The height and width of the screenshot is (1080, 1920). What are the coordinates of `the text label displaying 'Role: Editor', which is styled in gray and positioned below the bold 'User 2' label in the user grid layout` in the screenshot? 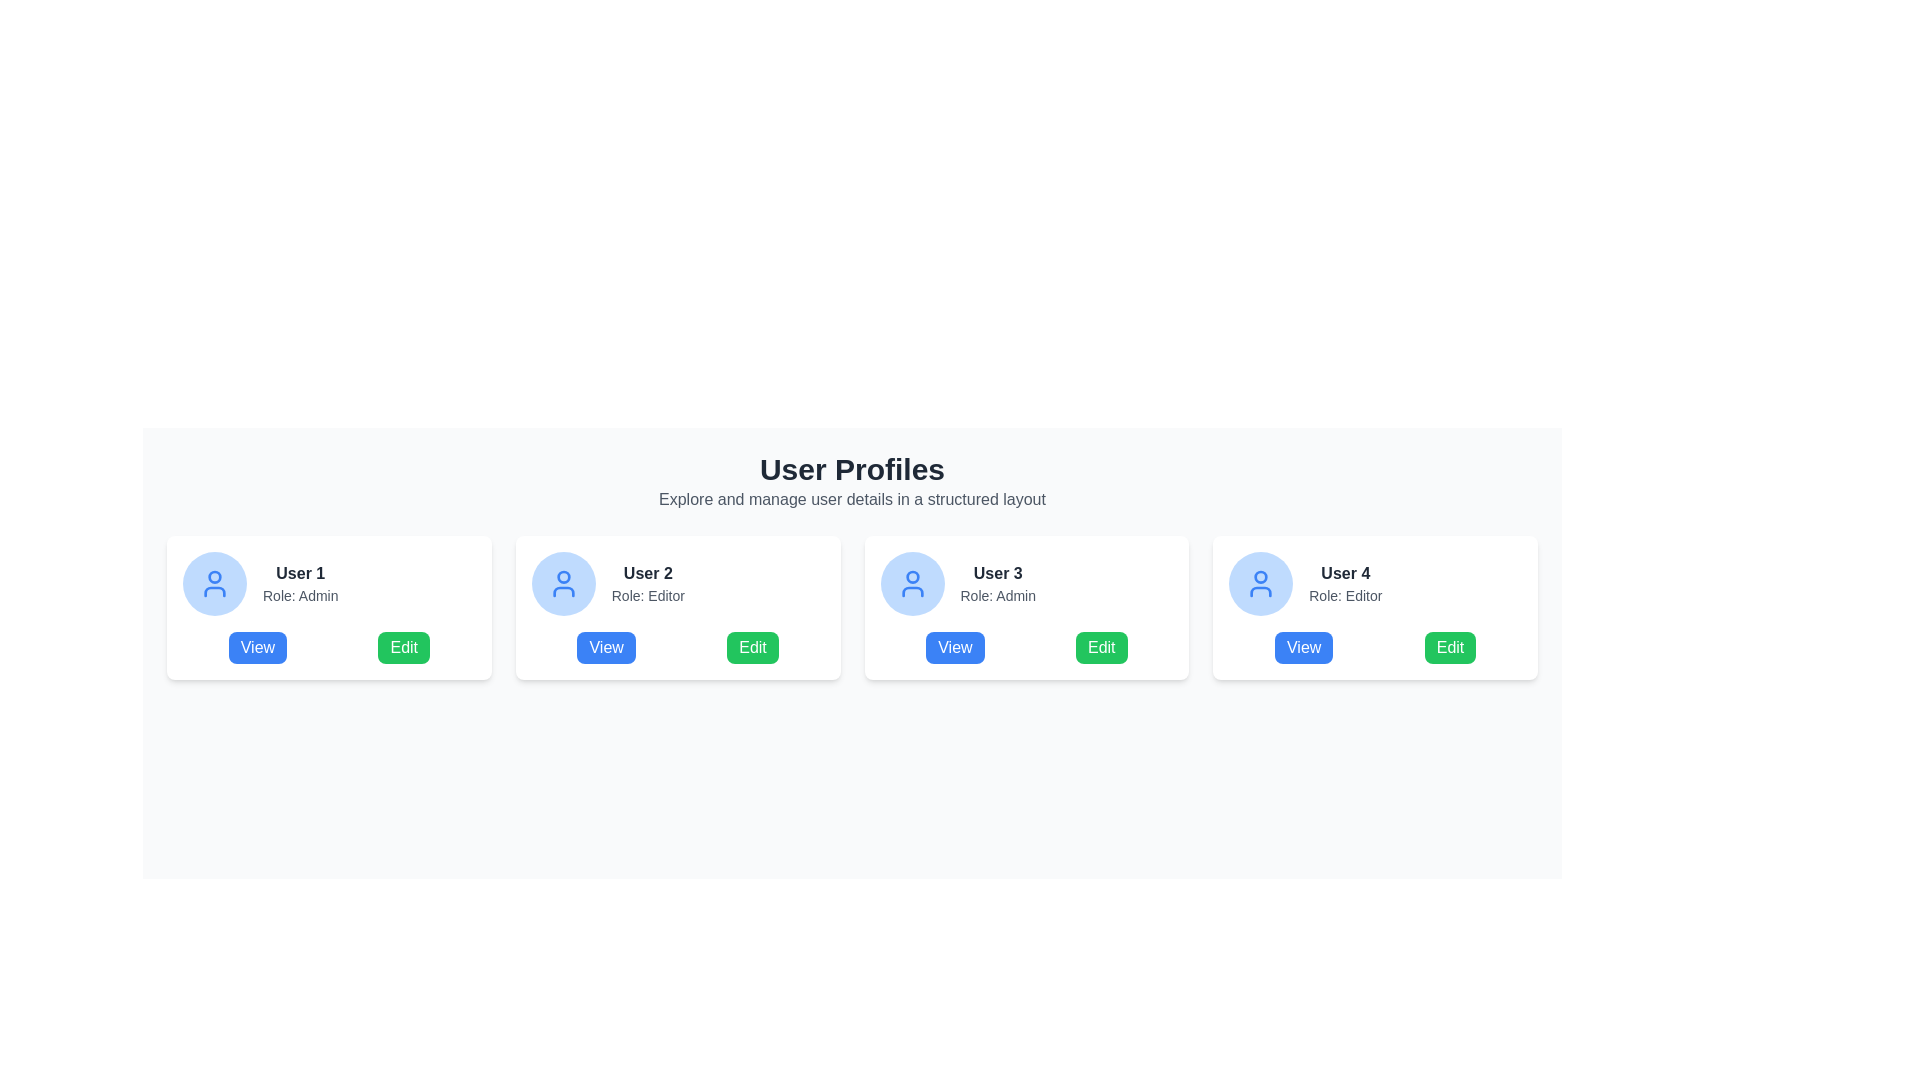 It's located at (648, 595).